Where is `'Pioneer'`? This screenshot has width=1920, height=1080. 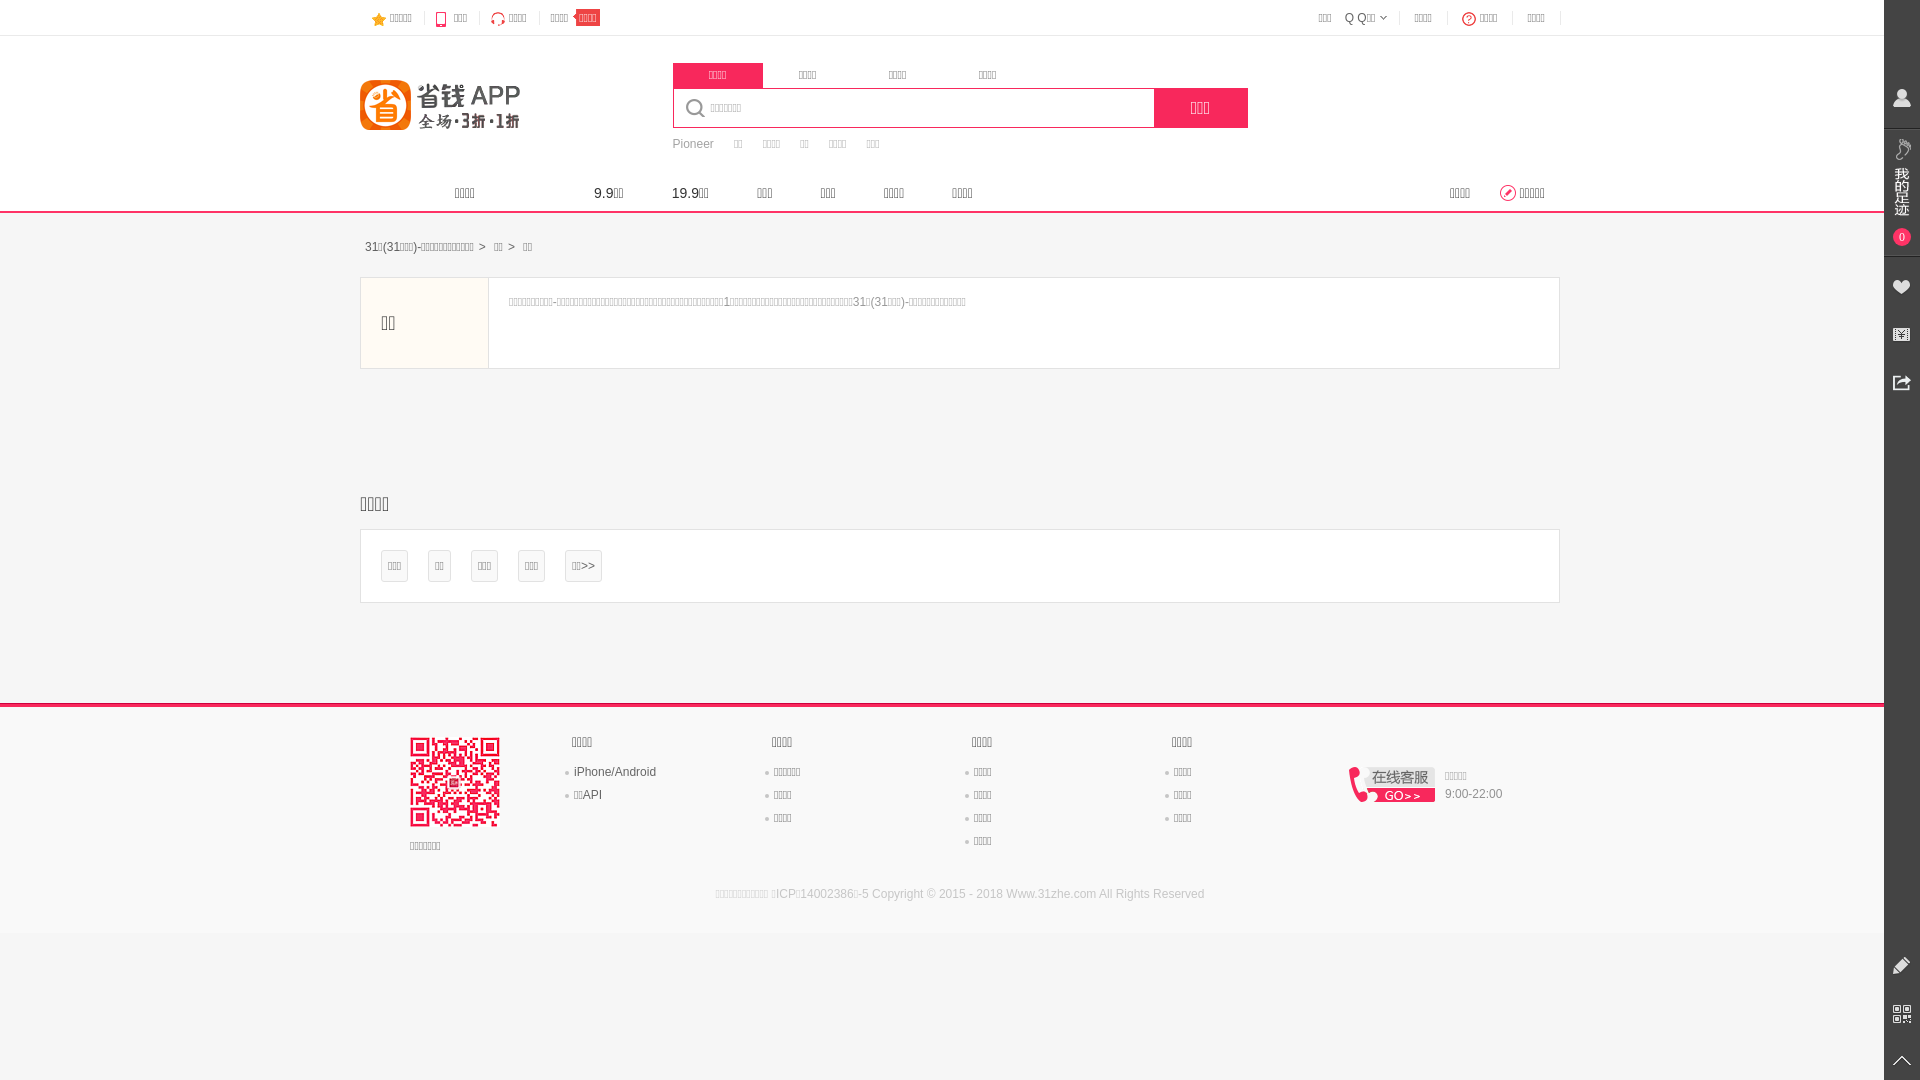 'Pioneer' is located at coordinates (692, 143).